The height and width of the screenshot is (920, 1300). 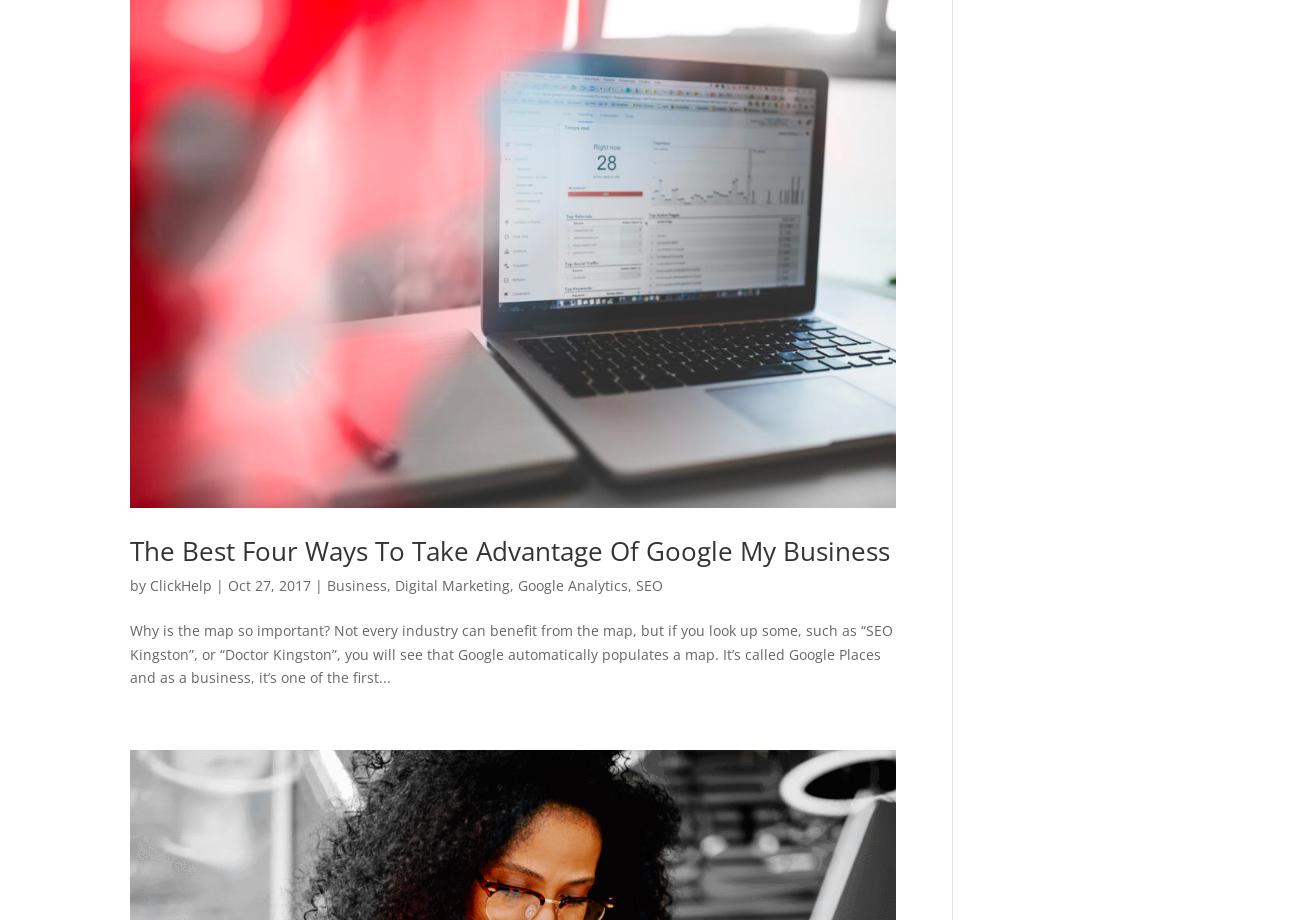 What do you see at coordinates (129, 550) in the screenshot?
I see `'The Best Four Ways To Take Advantage Of Google My Business'` at bounding box center [129, 550].